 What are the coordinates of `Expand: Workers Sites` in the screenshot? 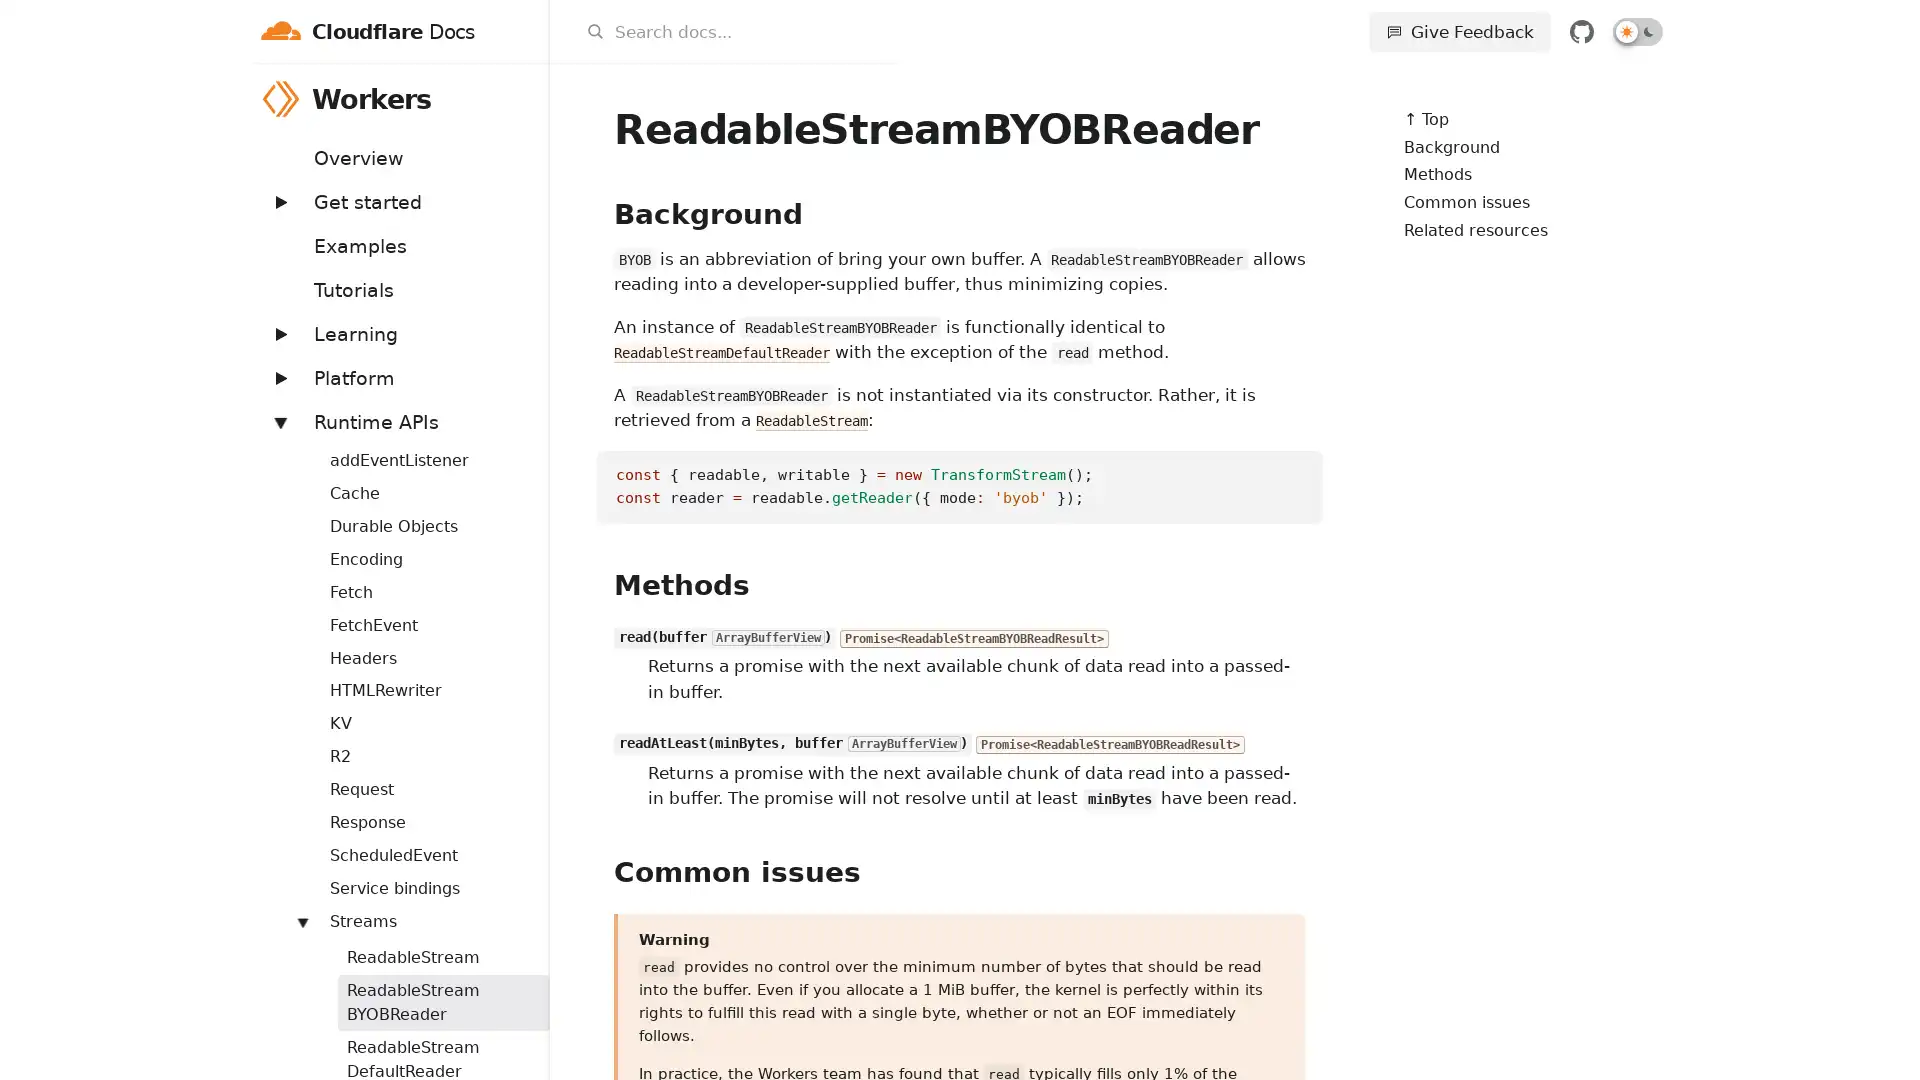 It's located at (291, 910).